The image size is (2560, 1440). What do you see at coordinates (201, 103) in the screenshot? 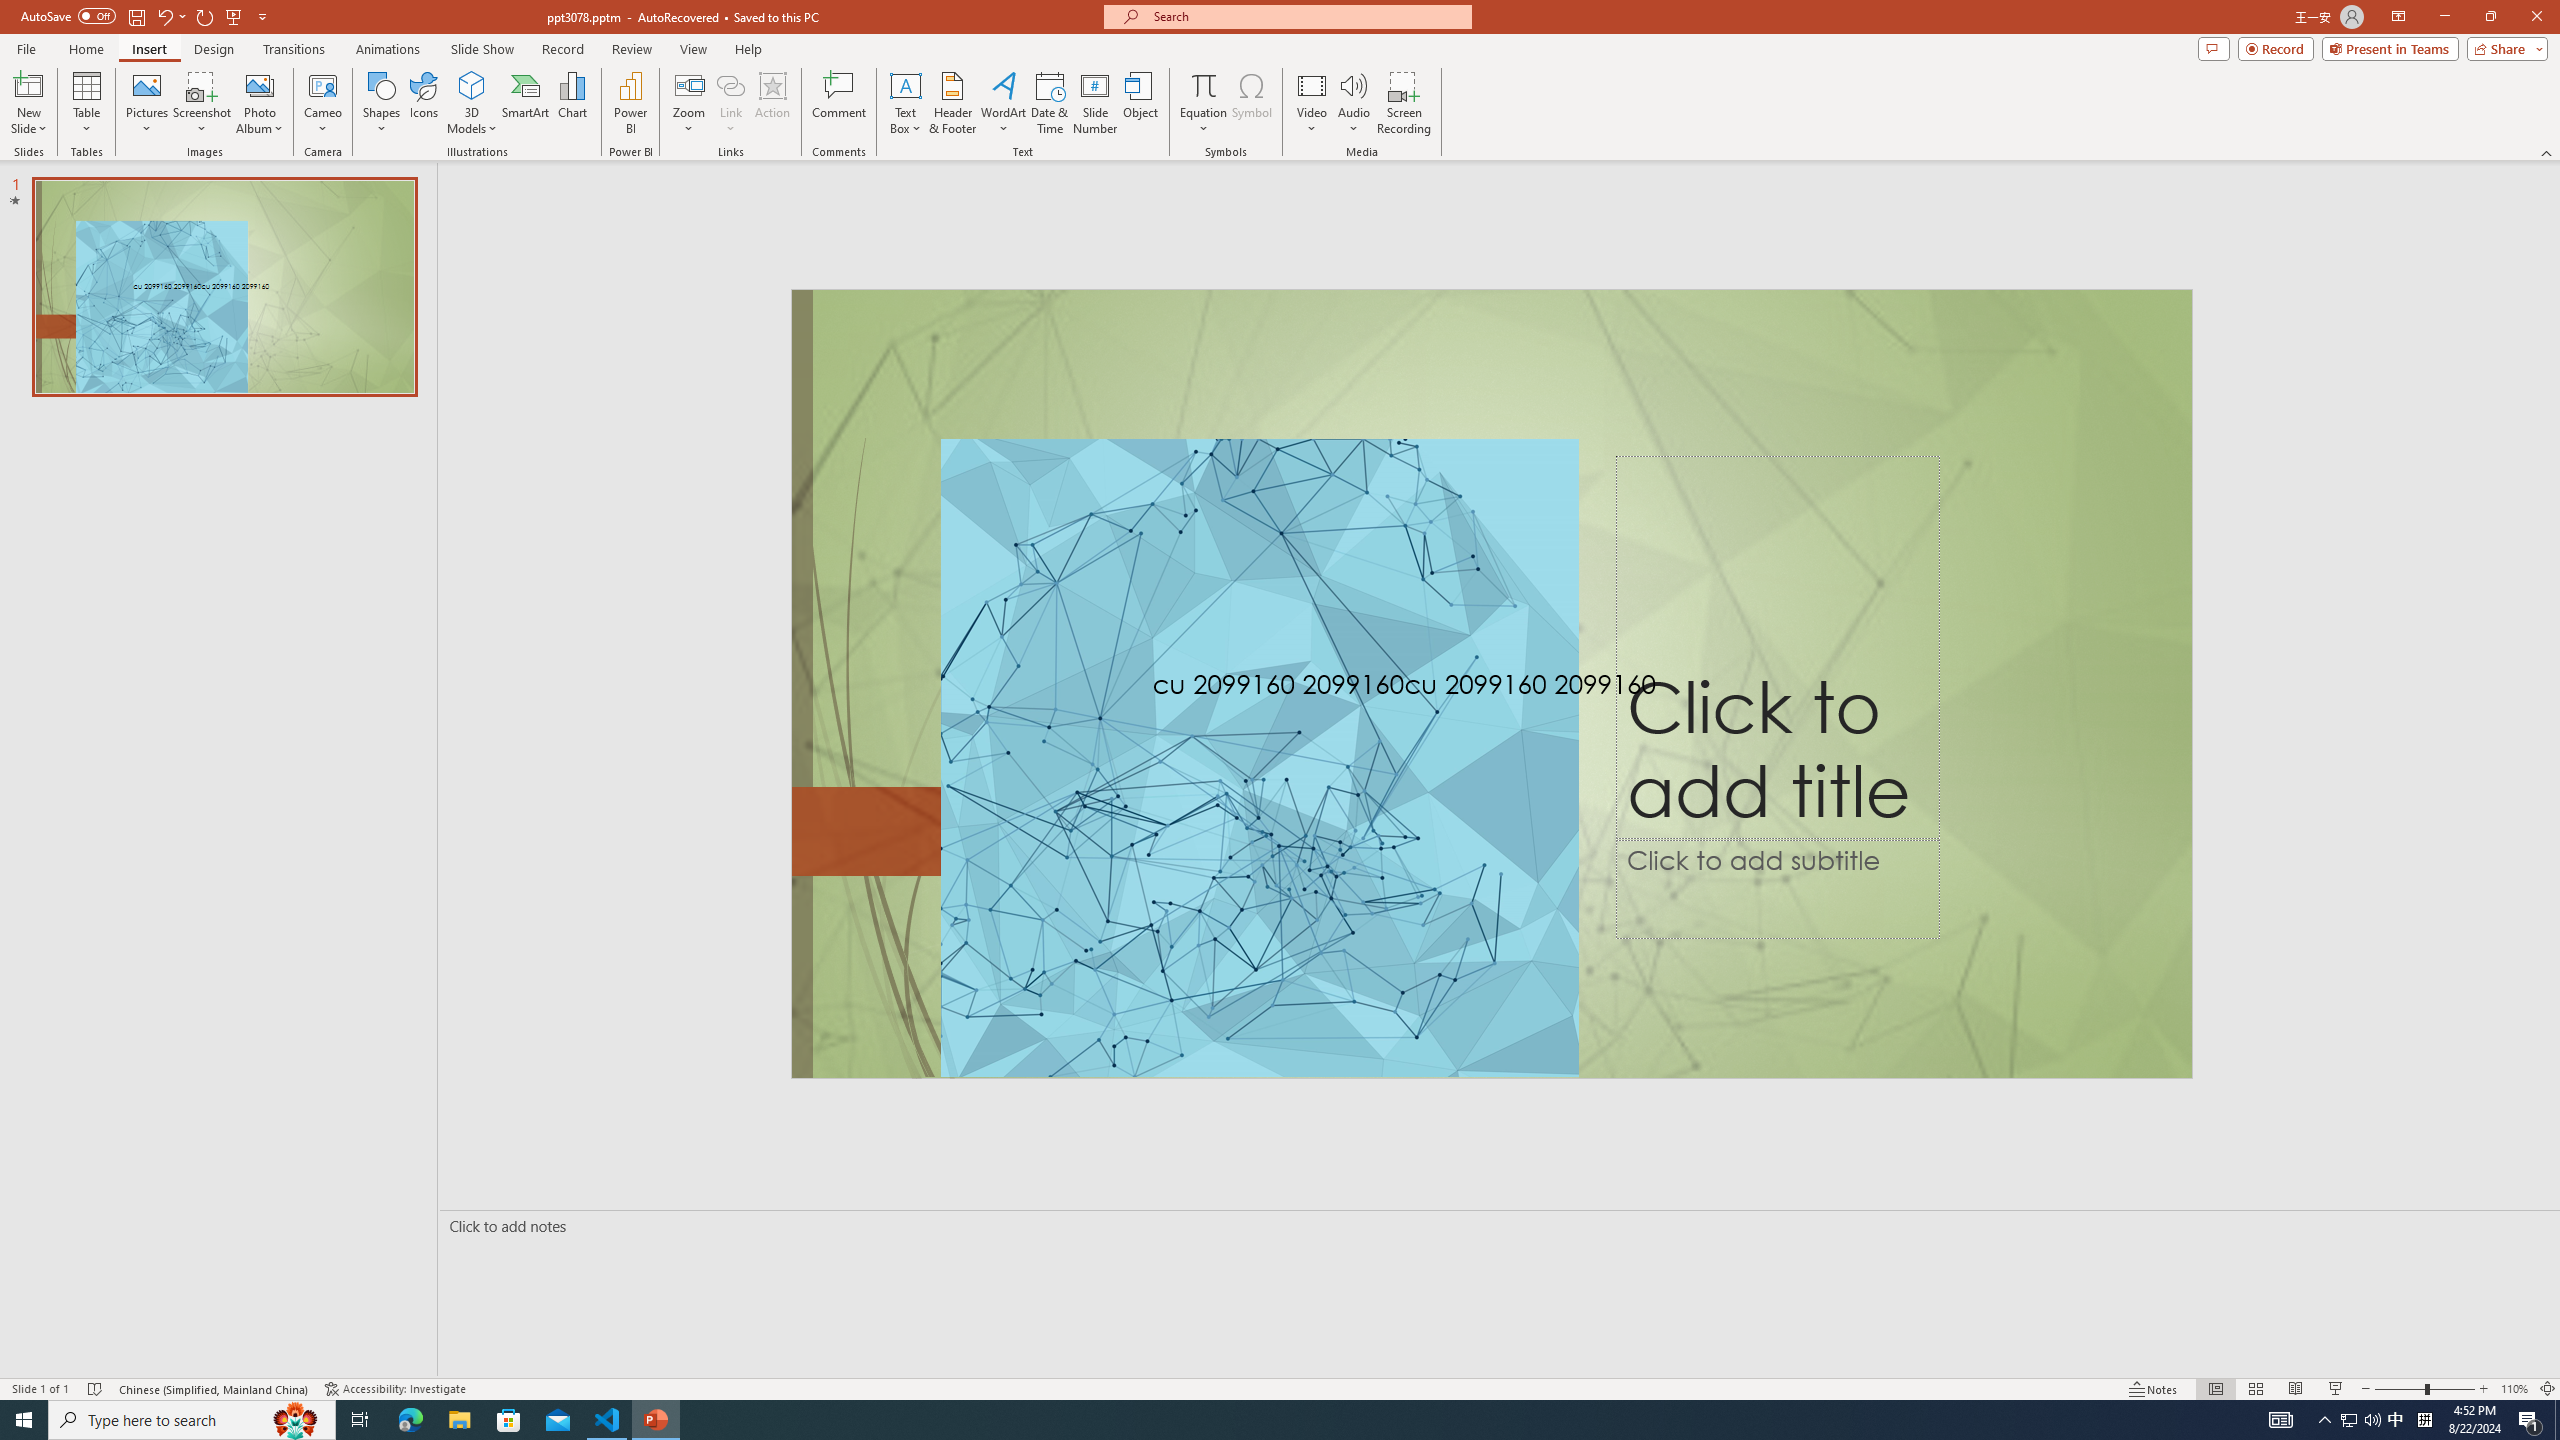
I see `'Screenshot'` at bounding box center [201, 103].